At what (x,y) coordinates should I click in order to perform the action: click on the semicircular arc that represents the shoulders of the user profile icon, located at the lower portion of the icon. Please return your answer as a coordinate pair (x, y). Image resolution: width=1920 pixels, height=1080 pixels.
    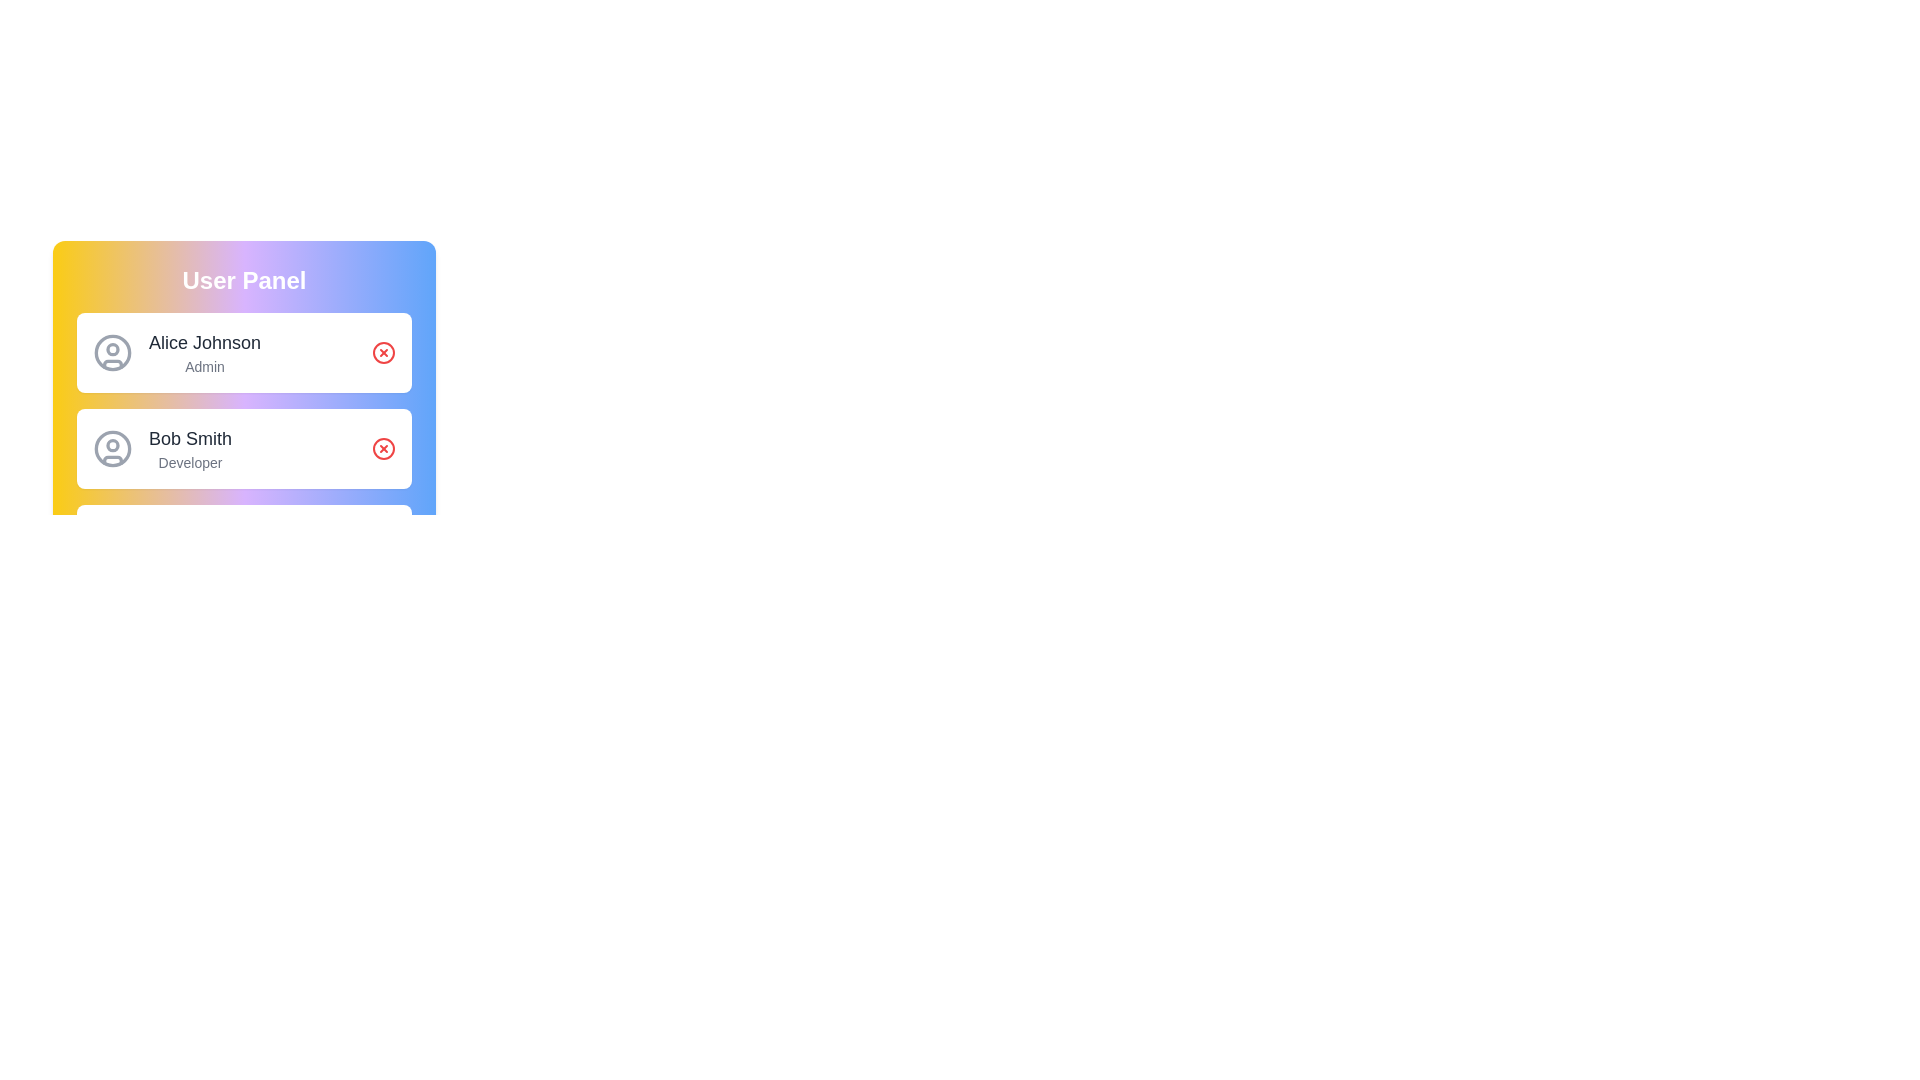
    Looking at the image, I should click on (112, 363).